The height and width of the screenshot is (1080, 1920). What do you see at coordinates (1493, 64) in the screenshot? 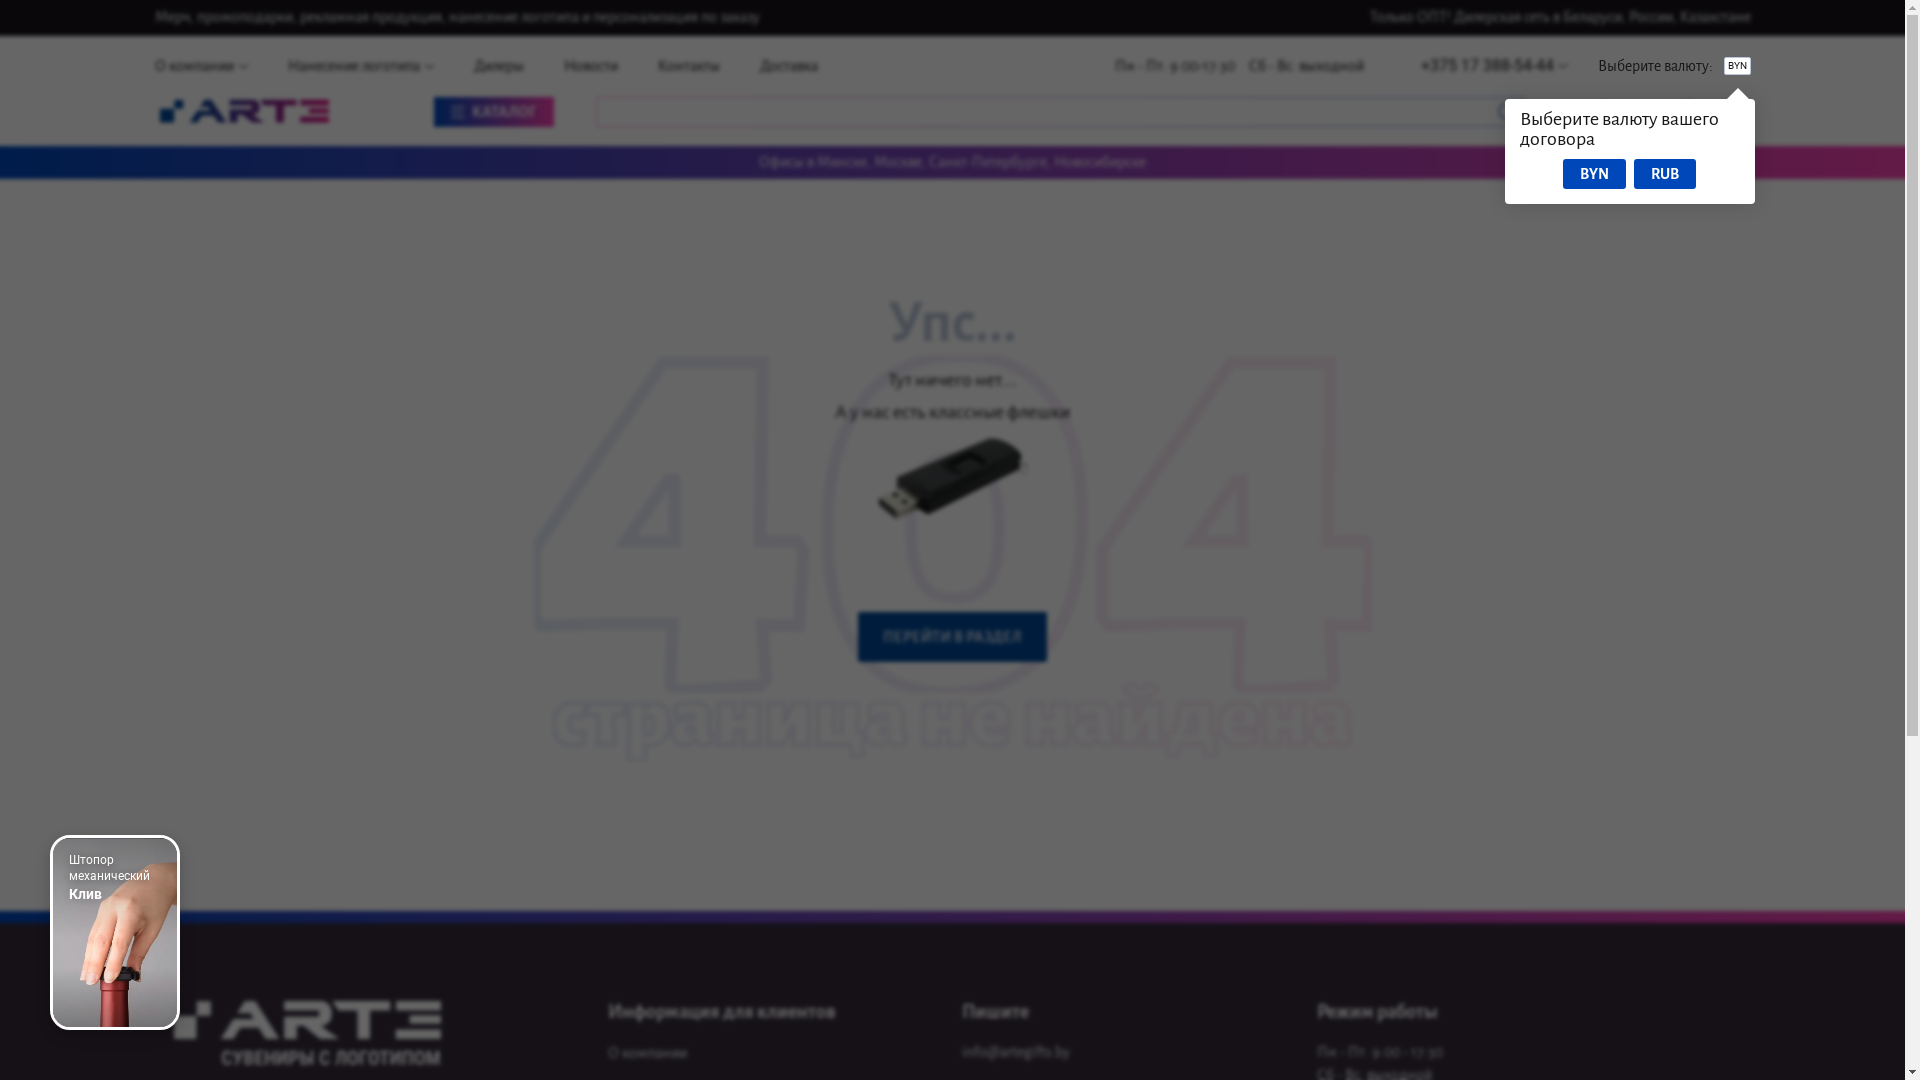
I see `'+375 17 388-54-44'` at bounding box center [1493, 64].